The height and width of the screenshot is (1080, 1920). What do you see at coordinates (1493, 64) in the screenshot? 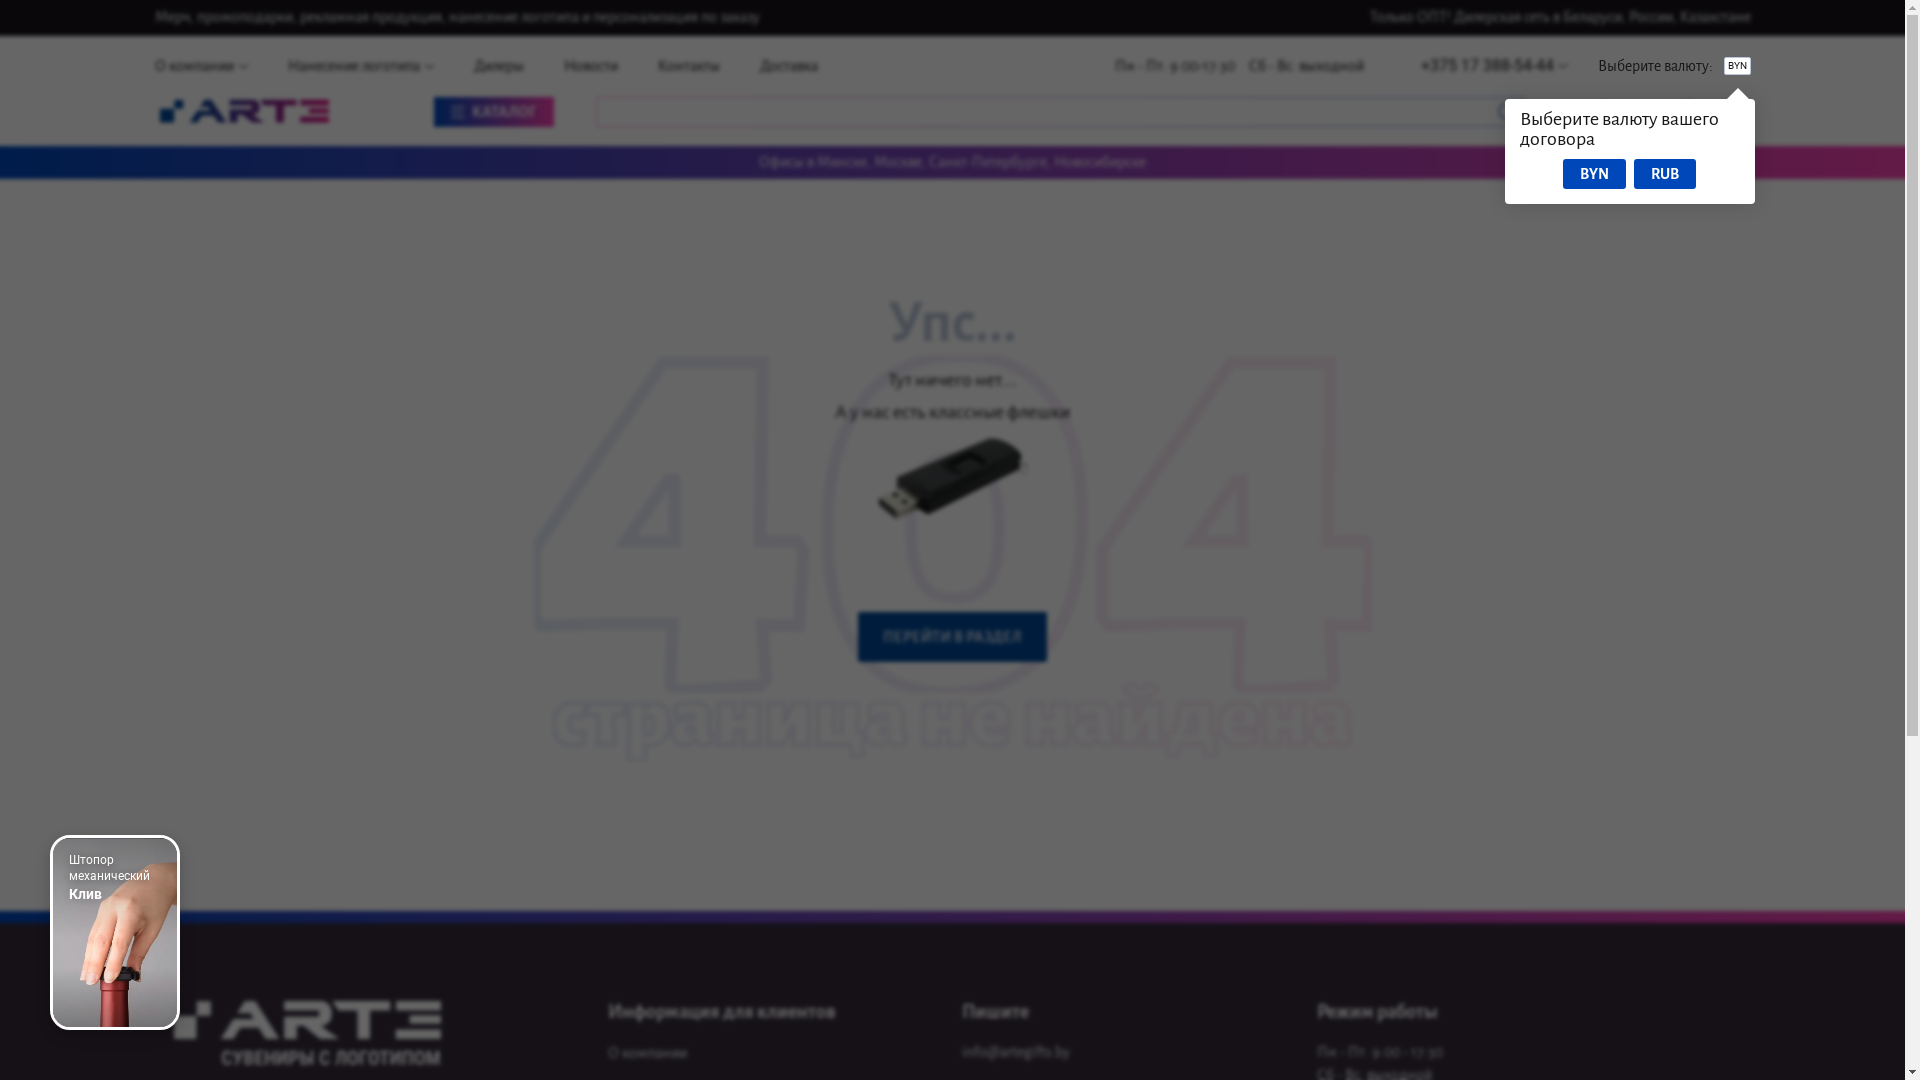
I see `'+375 17 388-54-44'` at bounding box center [1493, 64].